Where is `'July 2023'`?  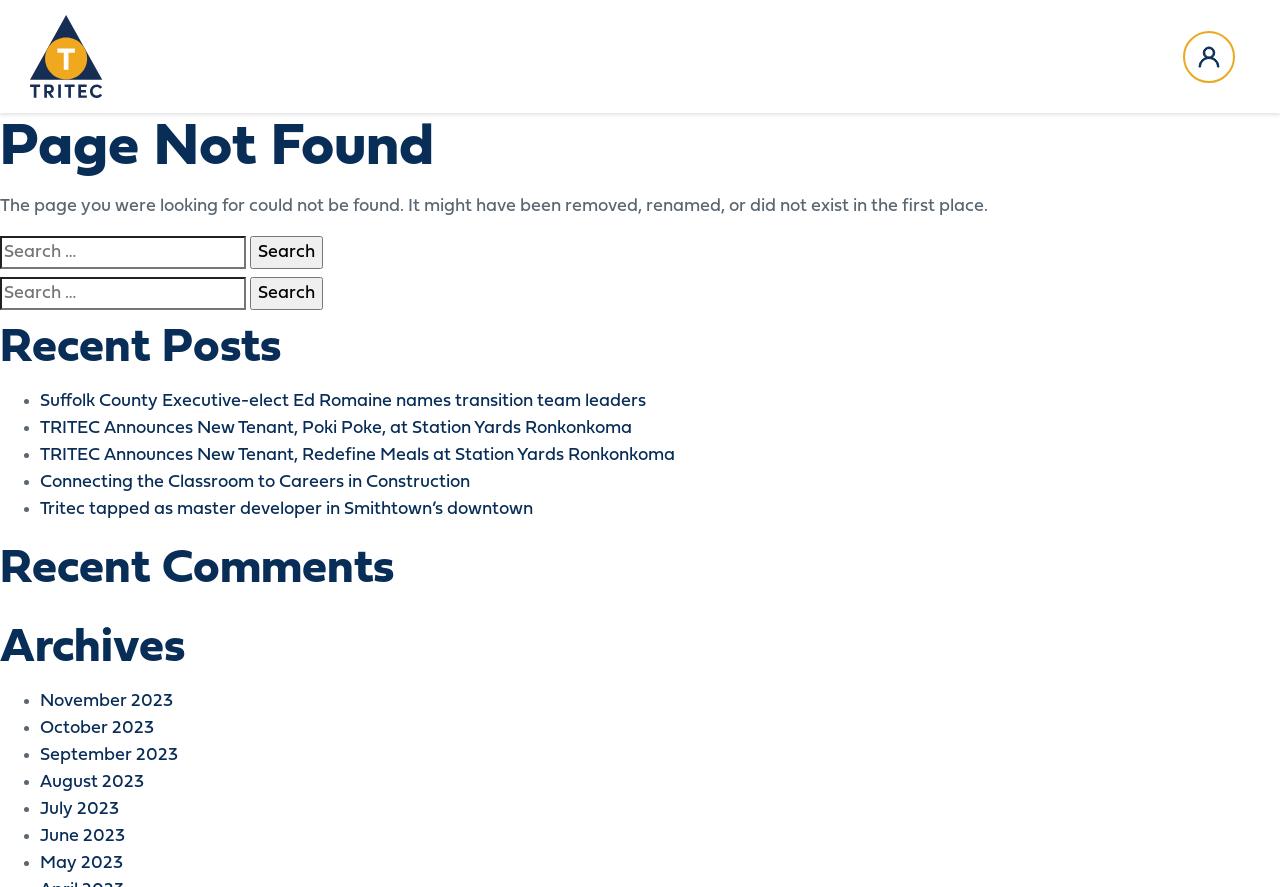
'July 2023' is located at coordinates (39, 809).